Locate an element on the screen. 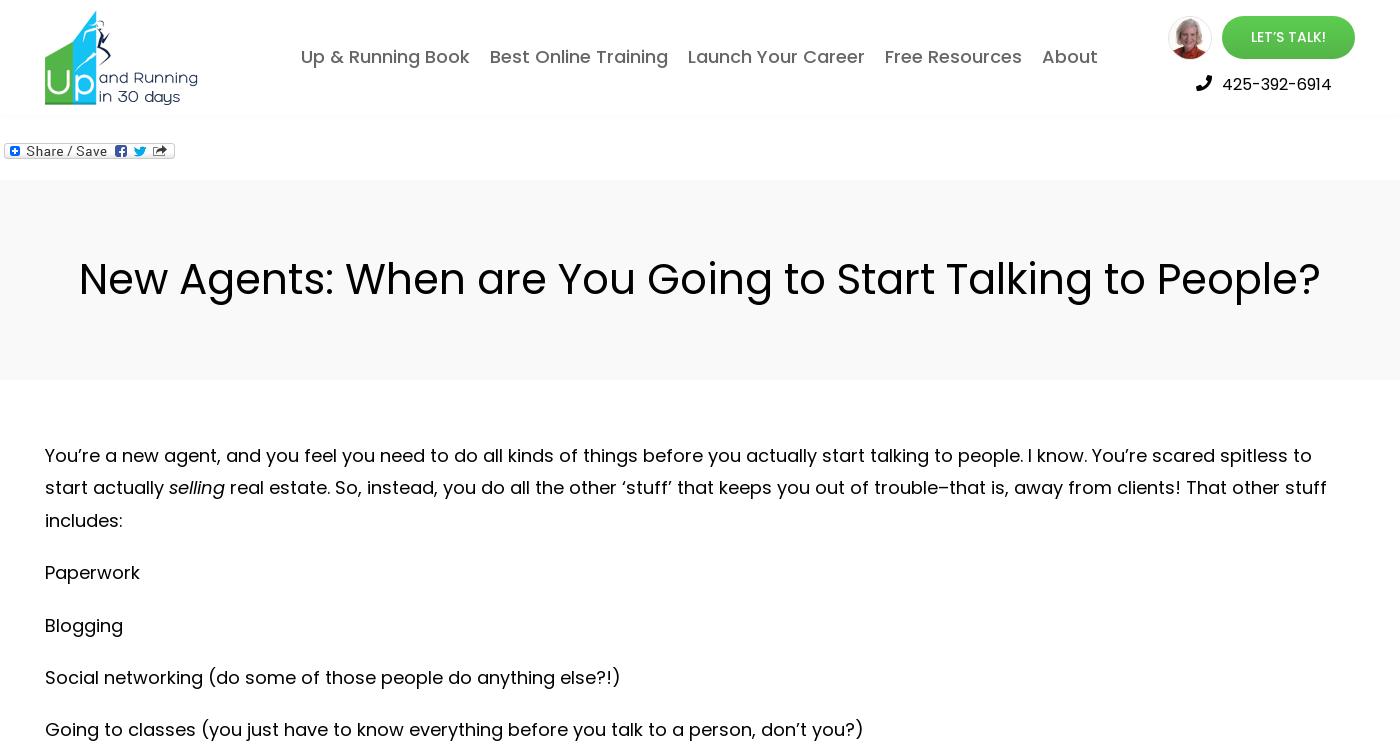 This screenshot has width=1400, height=746. 'Paperwork' is located at coordinates (43, 571).